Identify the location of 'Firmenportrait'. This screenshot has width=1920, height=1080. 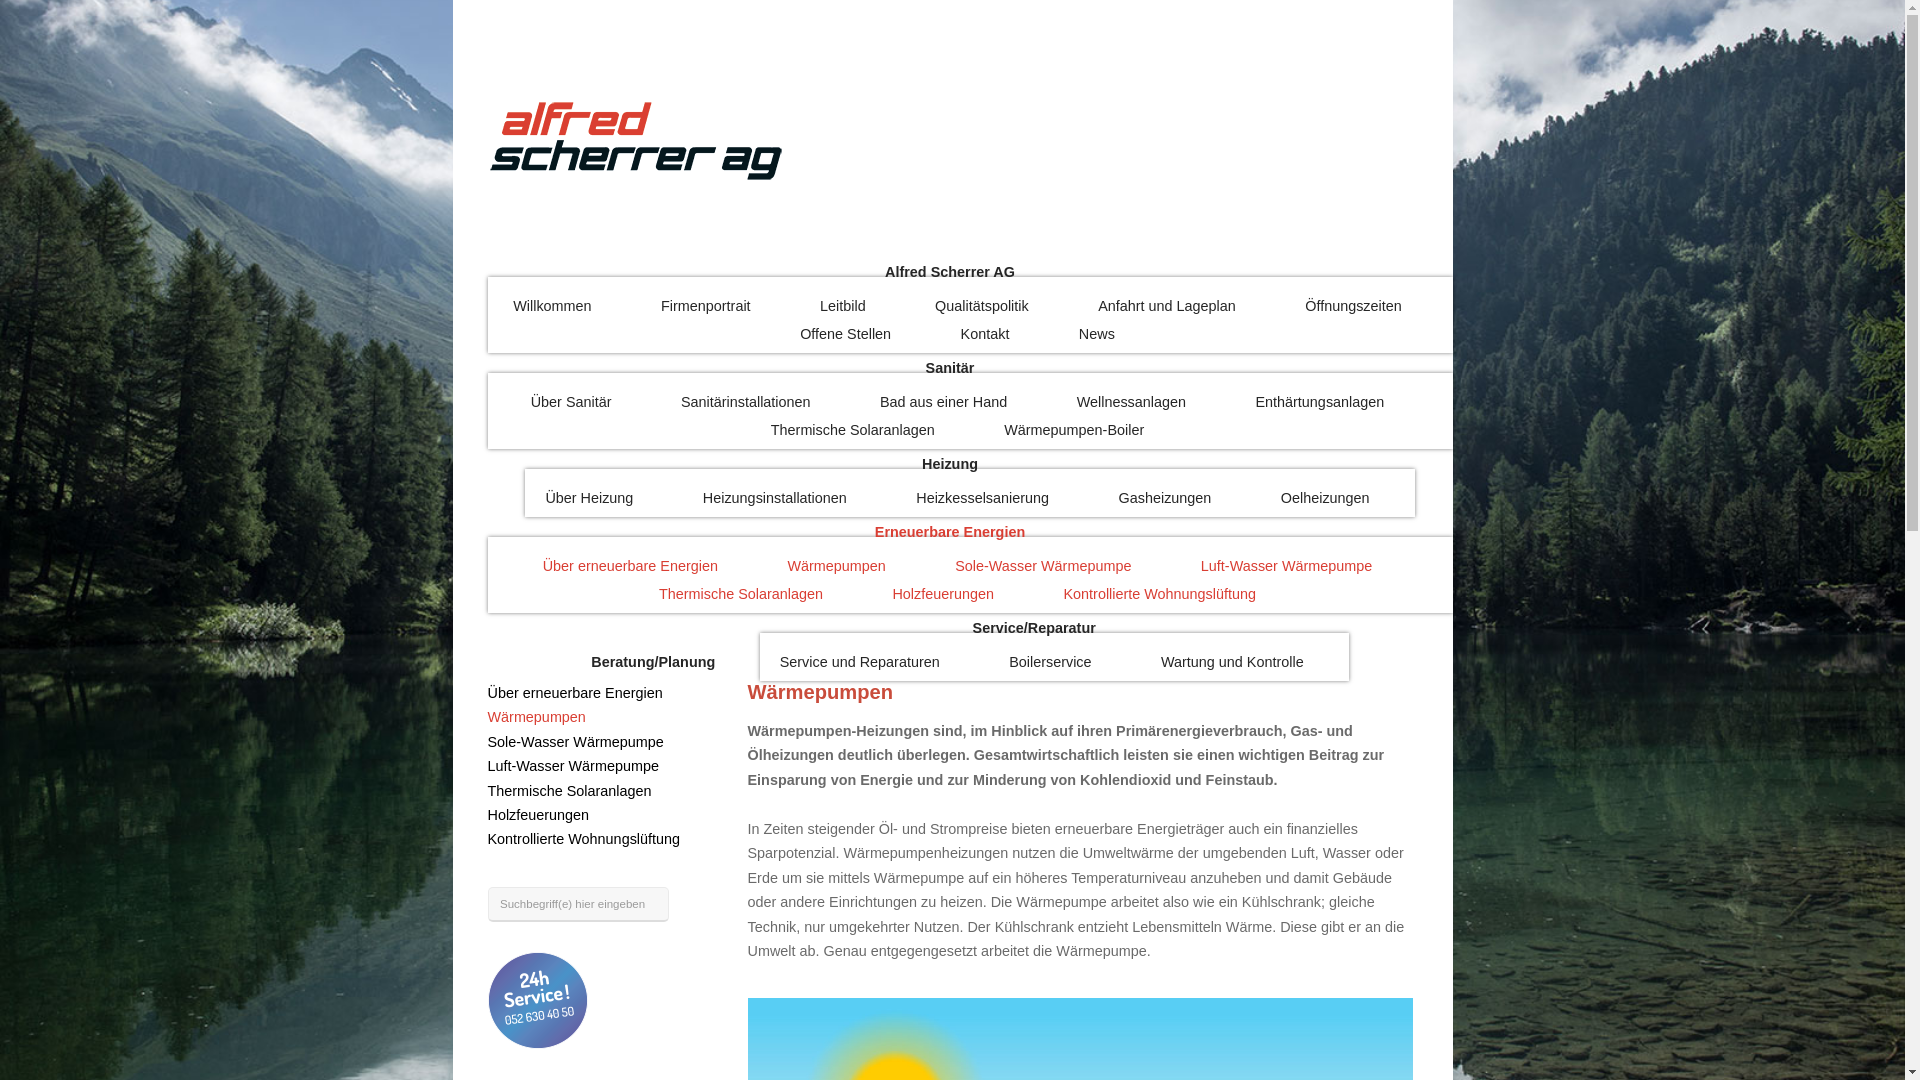
(661, 311).